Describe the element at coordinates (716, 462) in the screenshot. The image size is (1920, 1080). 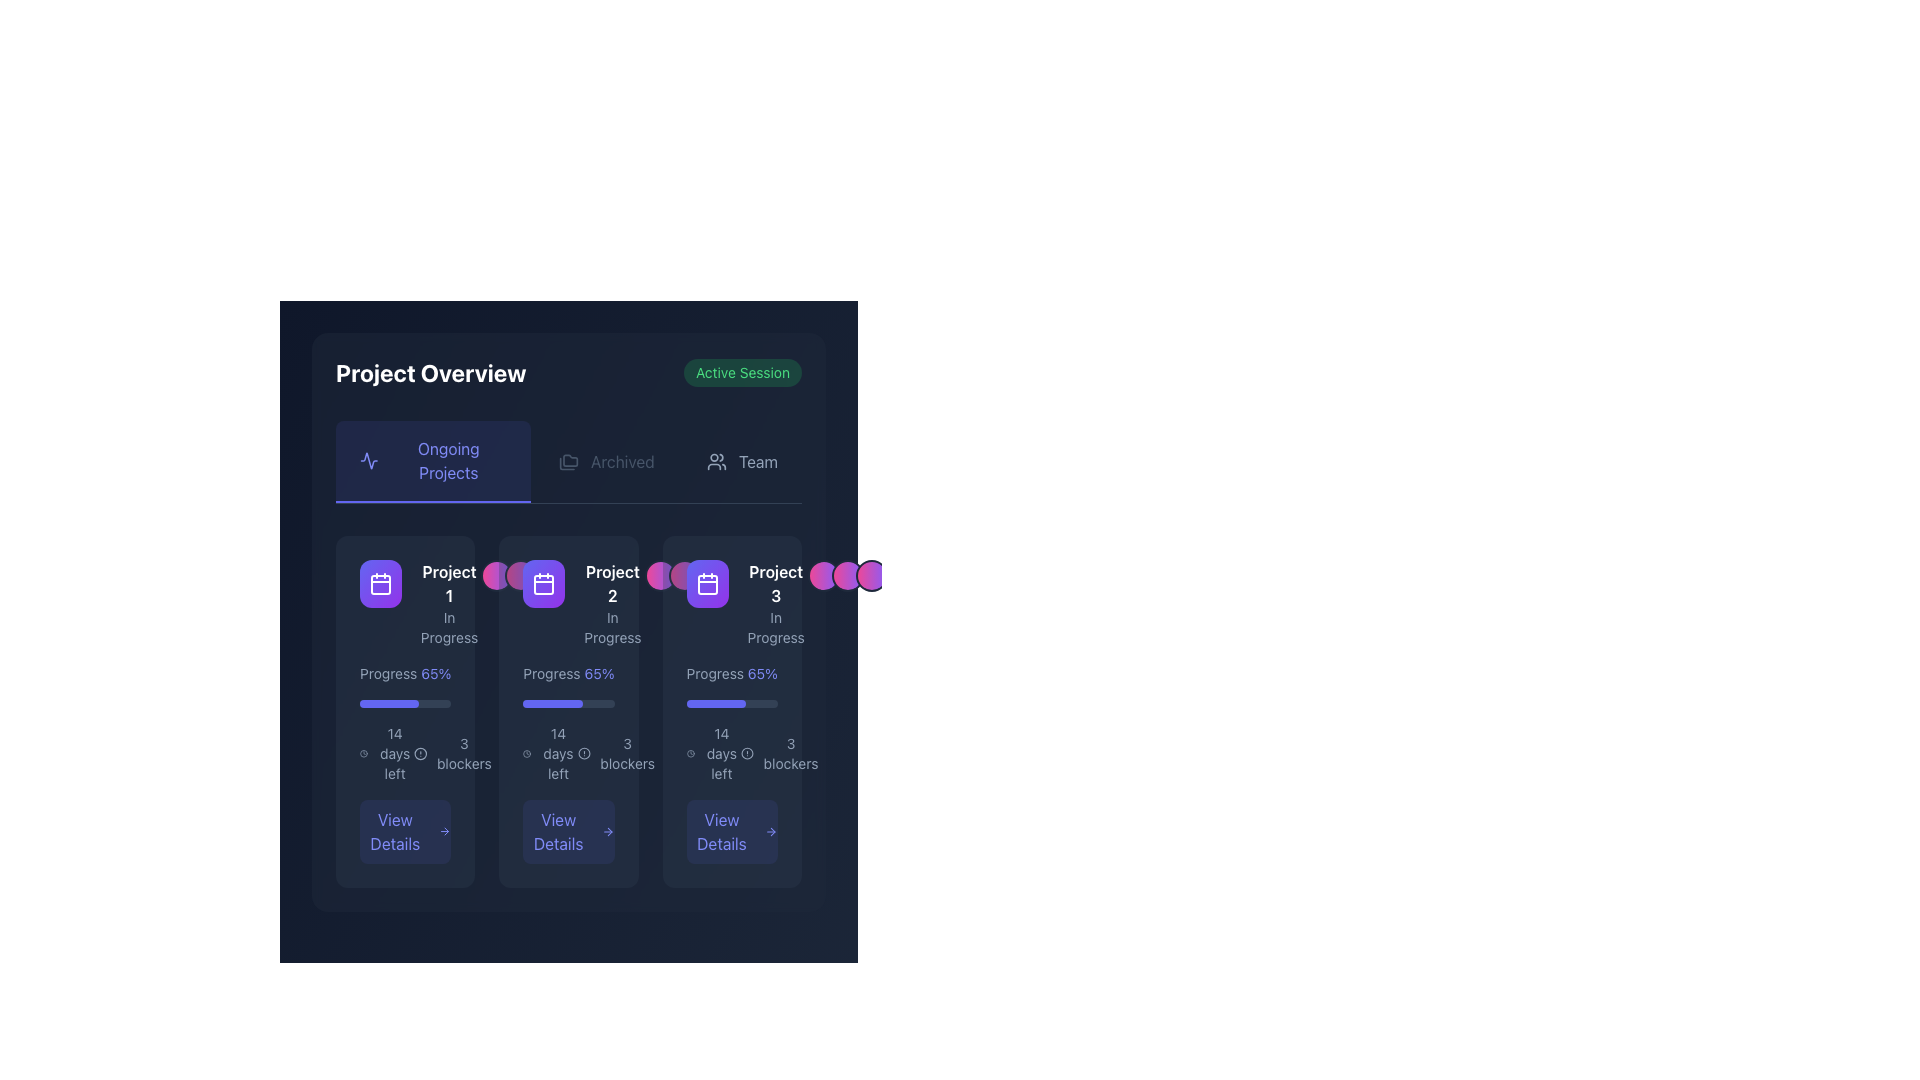
I see `the small icon representing a group of people within the 'Team' navigation button` at that location.